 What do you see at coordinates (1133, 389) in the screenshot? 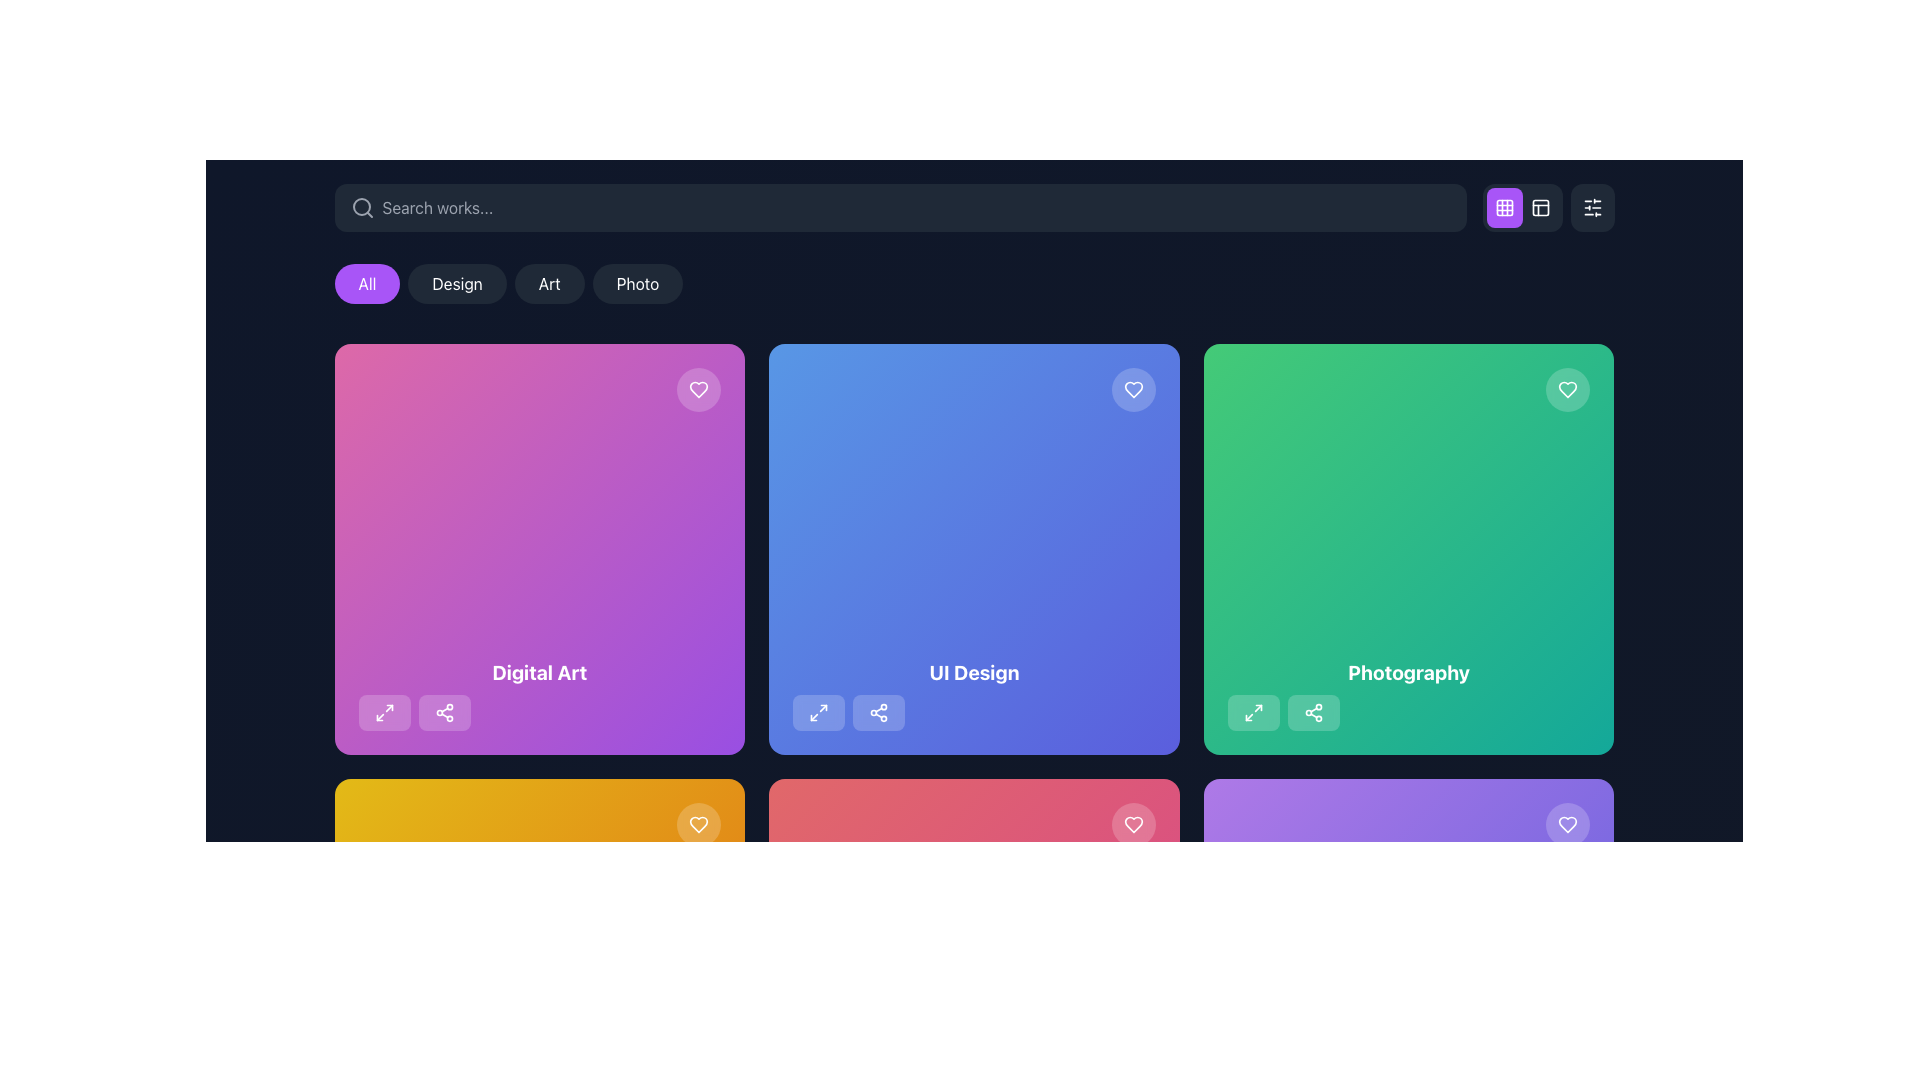
I see `the heart icon located at the top-right corner of the blue card labeled 'UI Design'` at bounding box center [1133, 389].